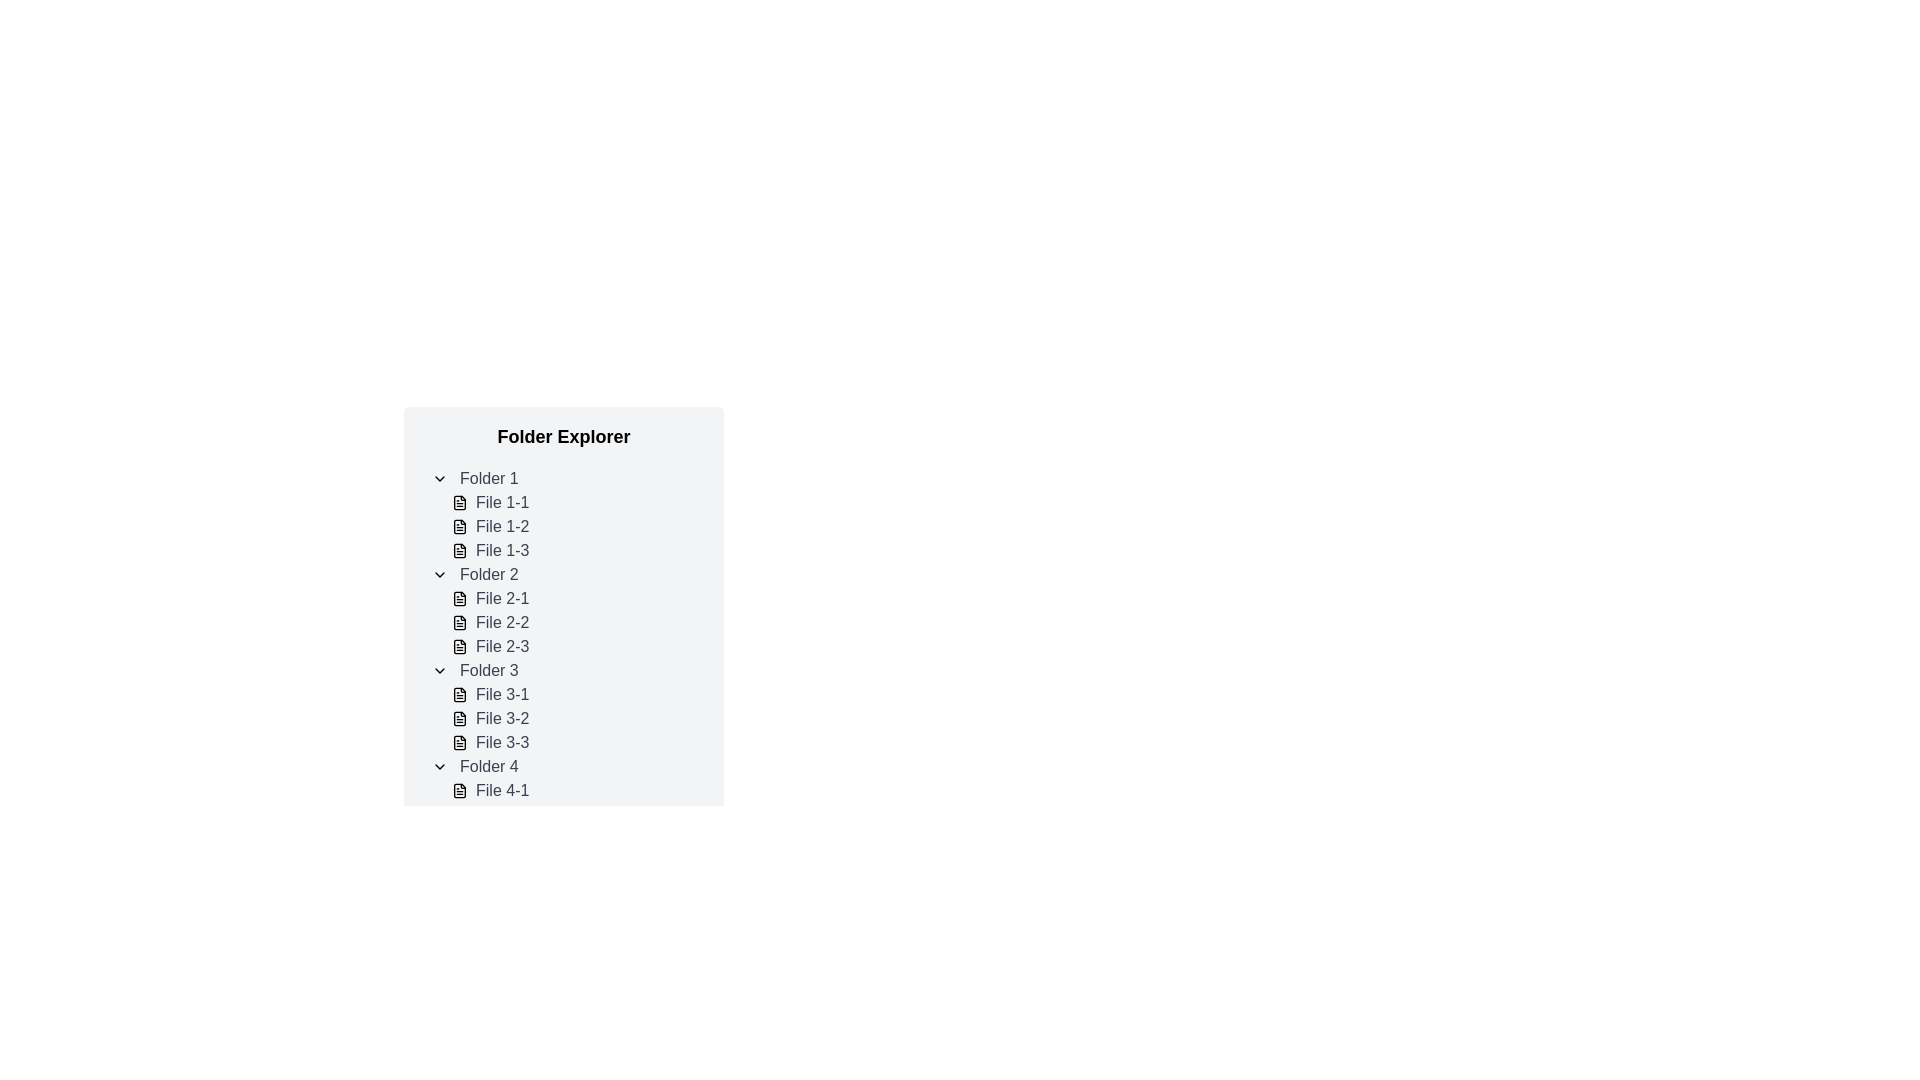 This screenshot has height=1080, width=1920. What do you see at coordinates (459, 743) in the screenshot?
I see `the document icon located to the left of the 'File 3-3' label in the third folder group` at bounding box center [459, 743].